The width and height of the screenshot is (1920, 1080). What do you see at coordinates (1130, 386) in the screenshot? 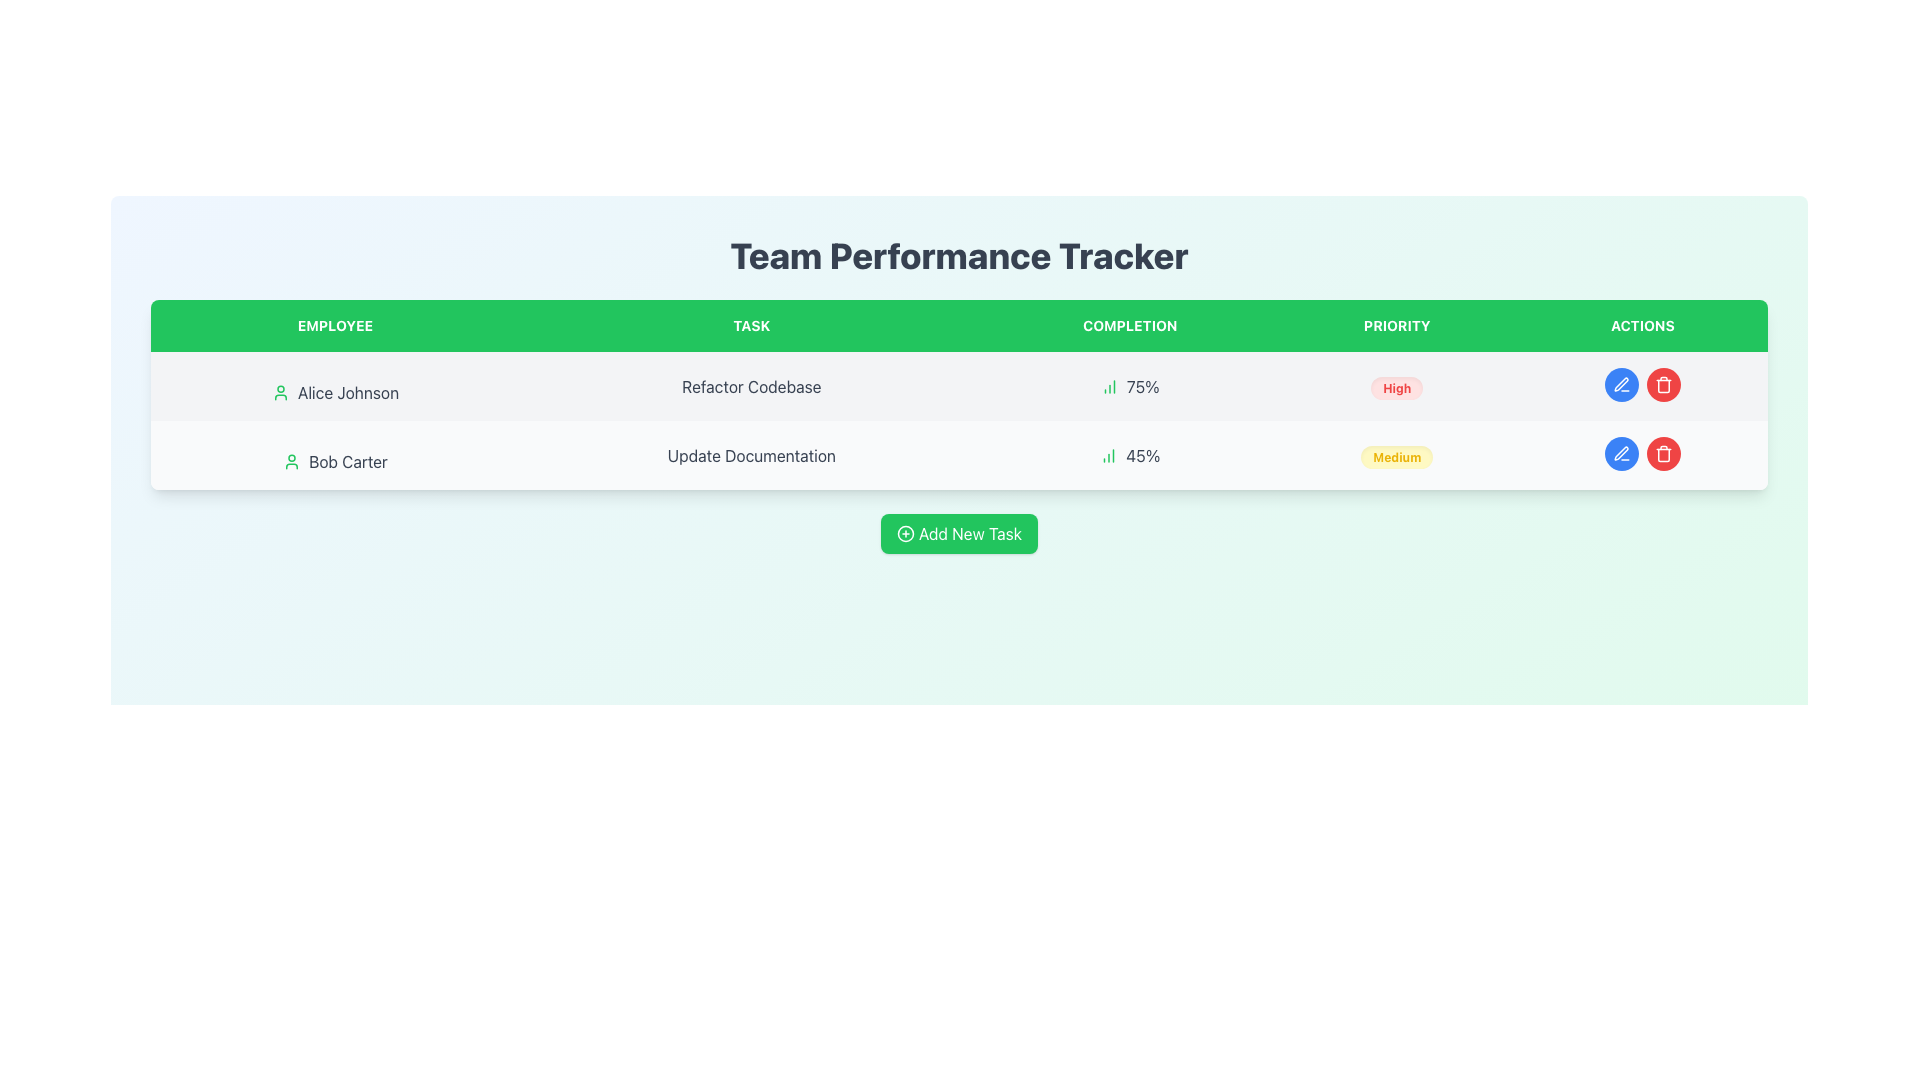
I see `the label displaying '75%' with a green bar chart icon, located in the third column of the first row of the 'Team Performance Tracker' table, beneath the 'Completion' header` at bounding box center [1130, 386].